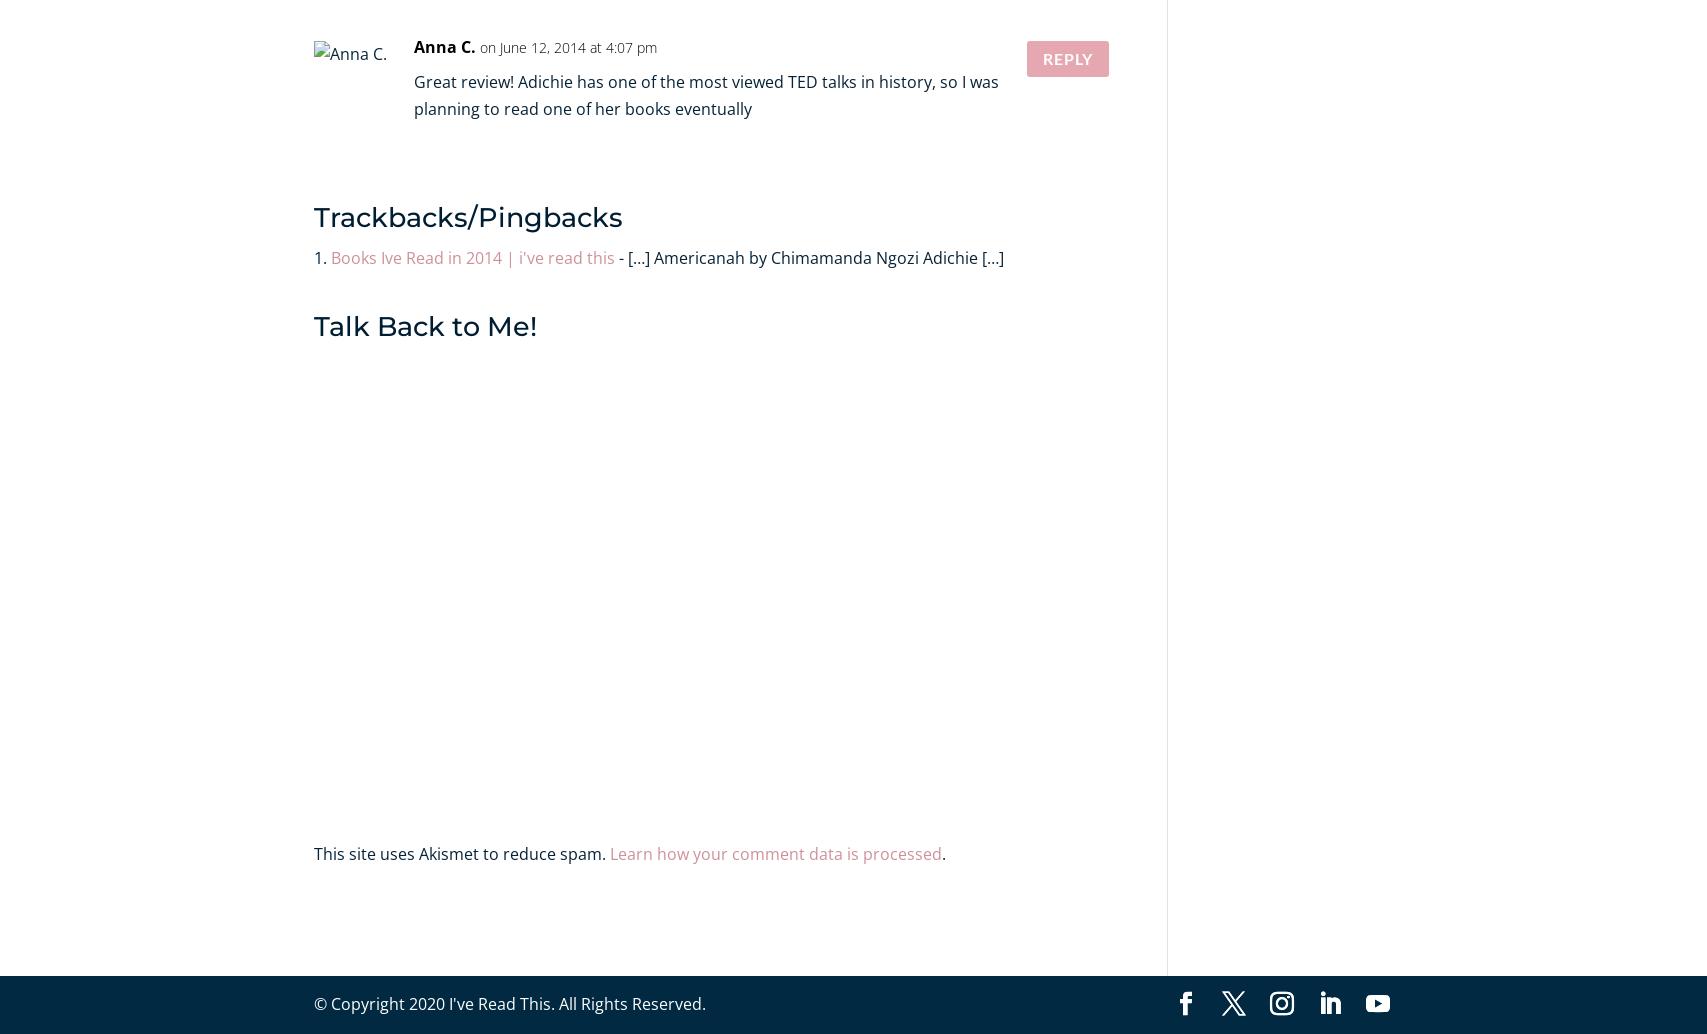 Image resolution: width=1707 pixels, height=1034 pixels. I want to click on 'This site uses Akismet to reduce spam.', so click(461, 852).